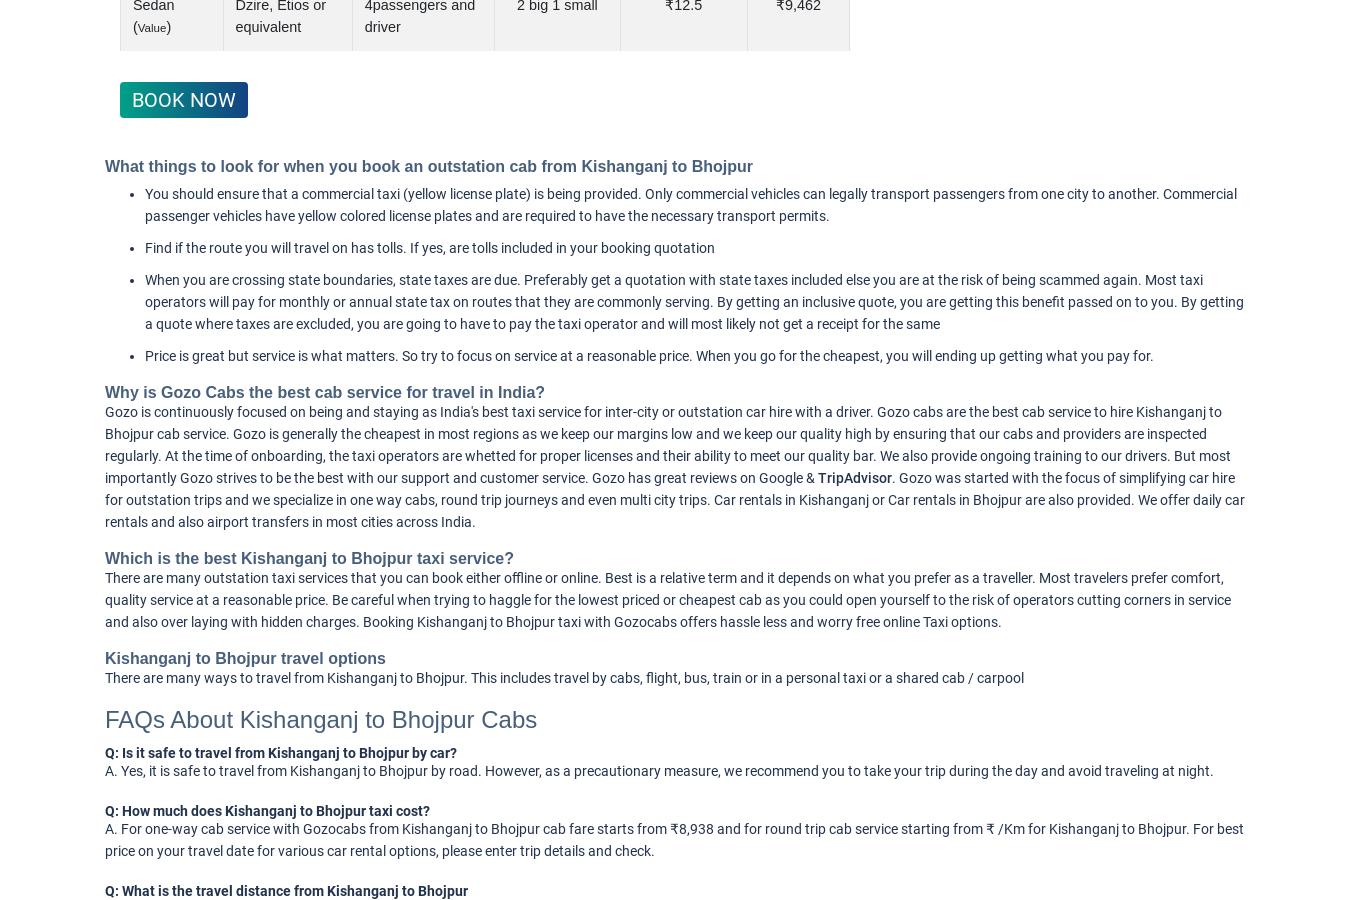  Describe the element at coordinates (675, 499) in the screenshot. I see `'. Gozo was started with the focus of simplifying car hire for outstation trips and we specialize in one way cabs, round trip journeys and even multi city trips. Car rentals in Kishanganj or Car rentals in Bhojpur are also provided. We offer daily car rentals and also airport transfers in most cities across India.'` at that location.